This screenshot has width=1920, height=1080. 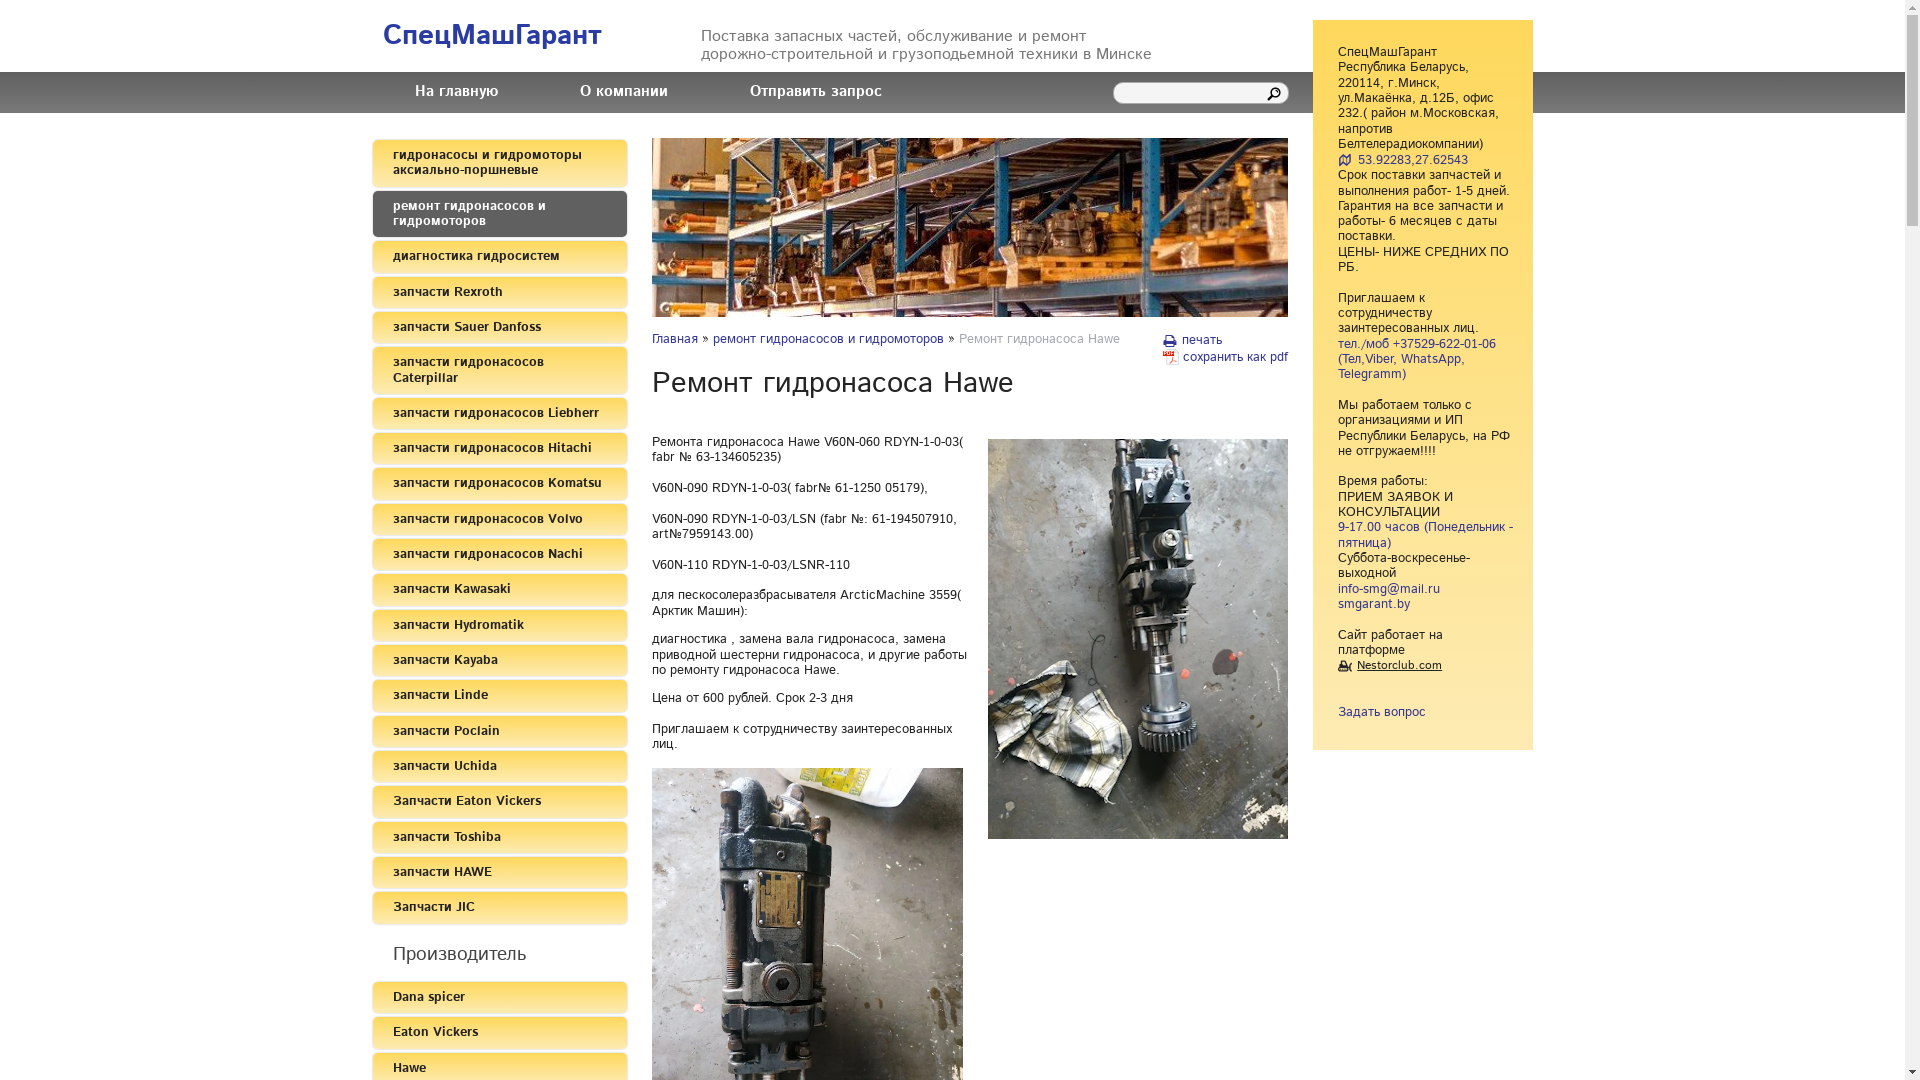 I want to click on '53.92283,27.62543', so click(x=1401, y=159).